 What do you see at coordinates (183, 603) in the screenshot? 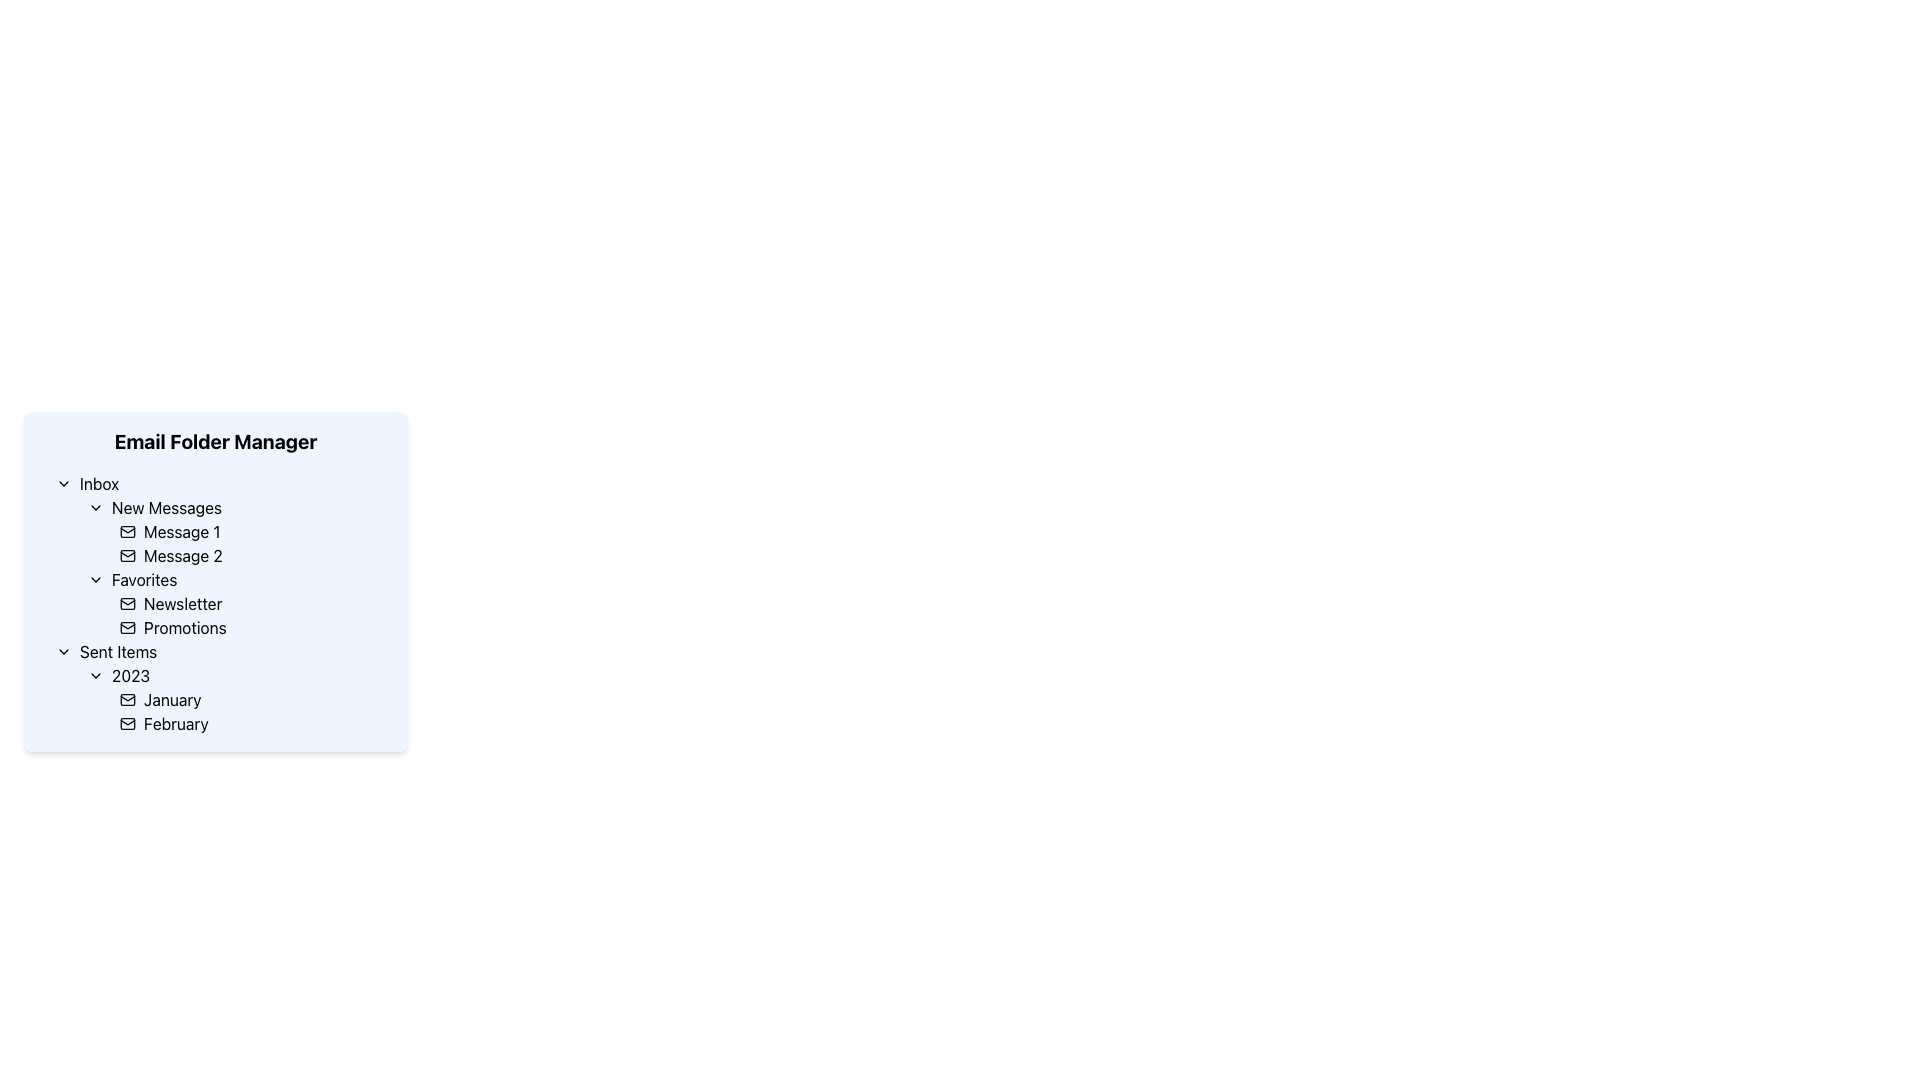
I see `the 'Newsletter' text label in the 'Favorites' section of the email folder manager` at bounding box center [183, 603].